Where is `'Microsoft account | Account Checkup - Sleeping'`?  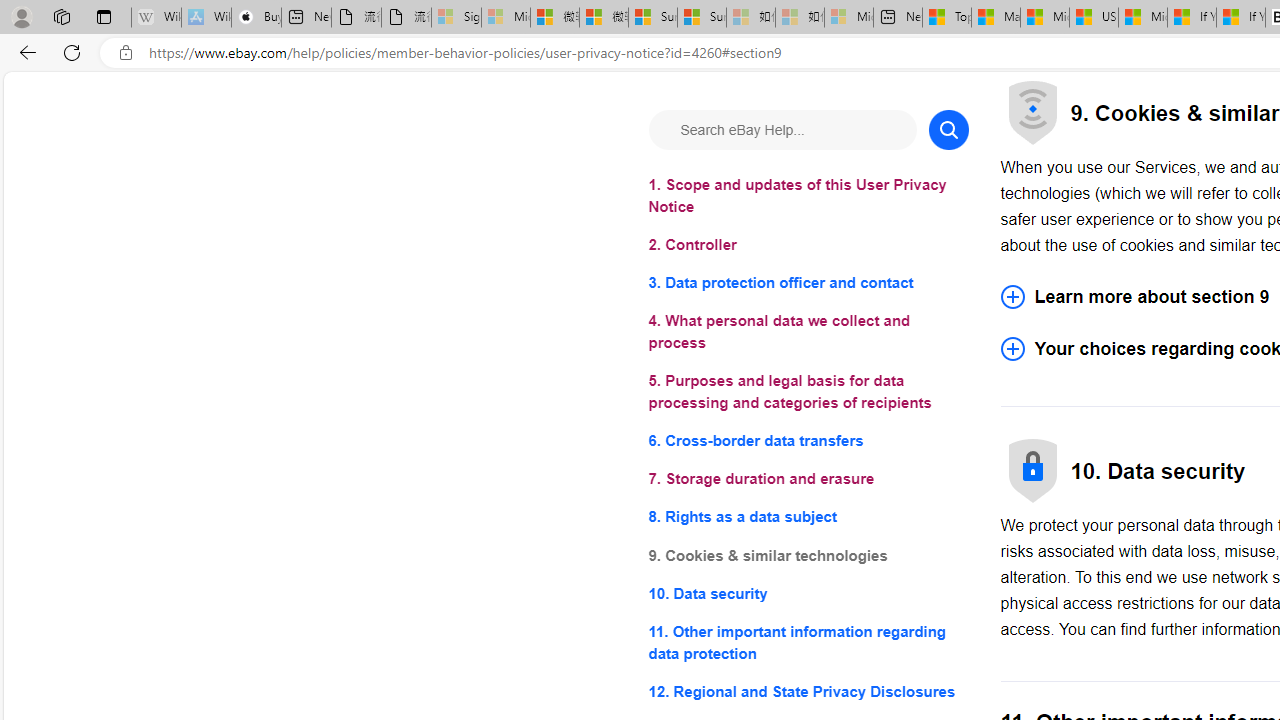 'Microsoft account | Account Checkup - Sleeping' is located at coordinates (849, 17).